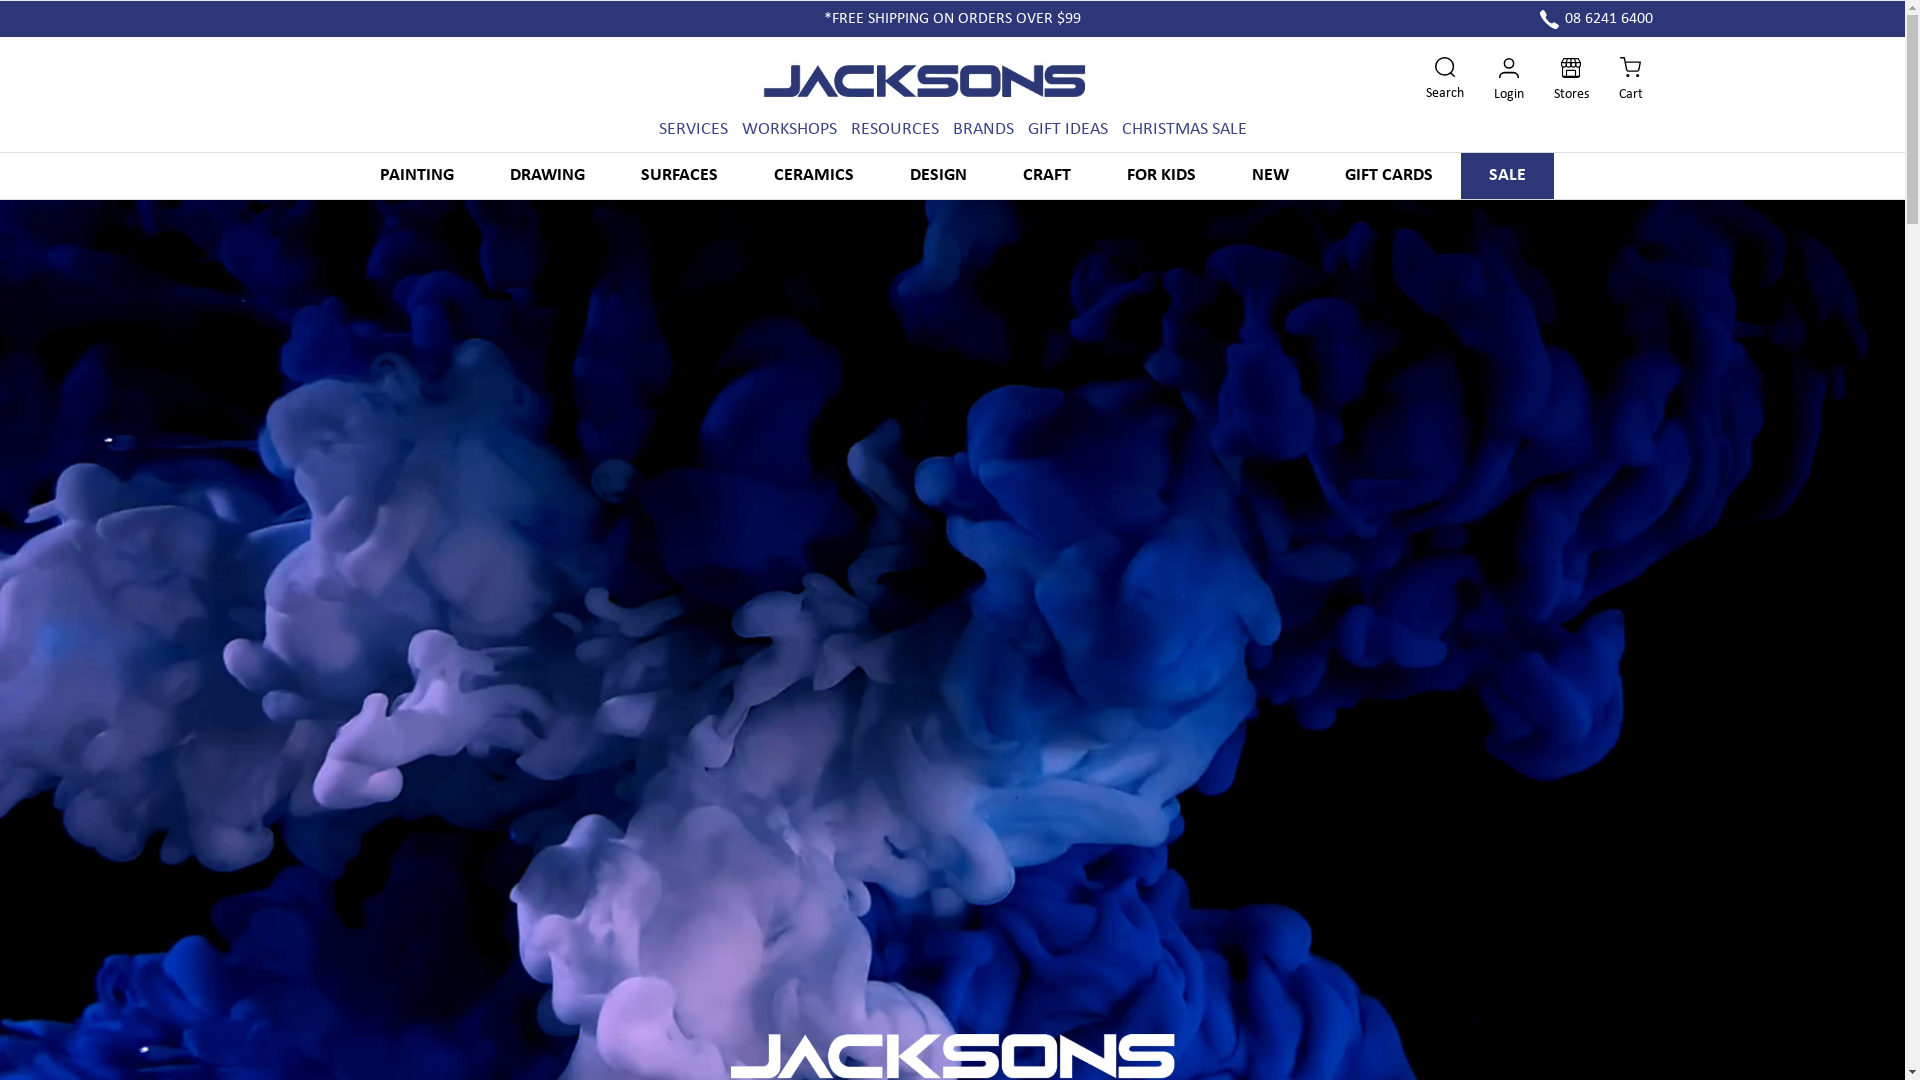 This screenshot has height=1080, width=1920. Describe the element at coordinates (937, 175) in the screenshot. I see `'DESIGN'` at that location.